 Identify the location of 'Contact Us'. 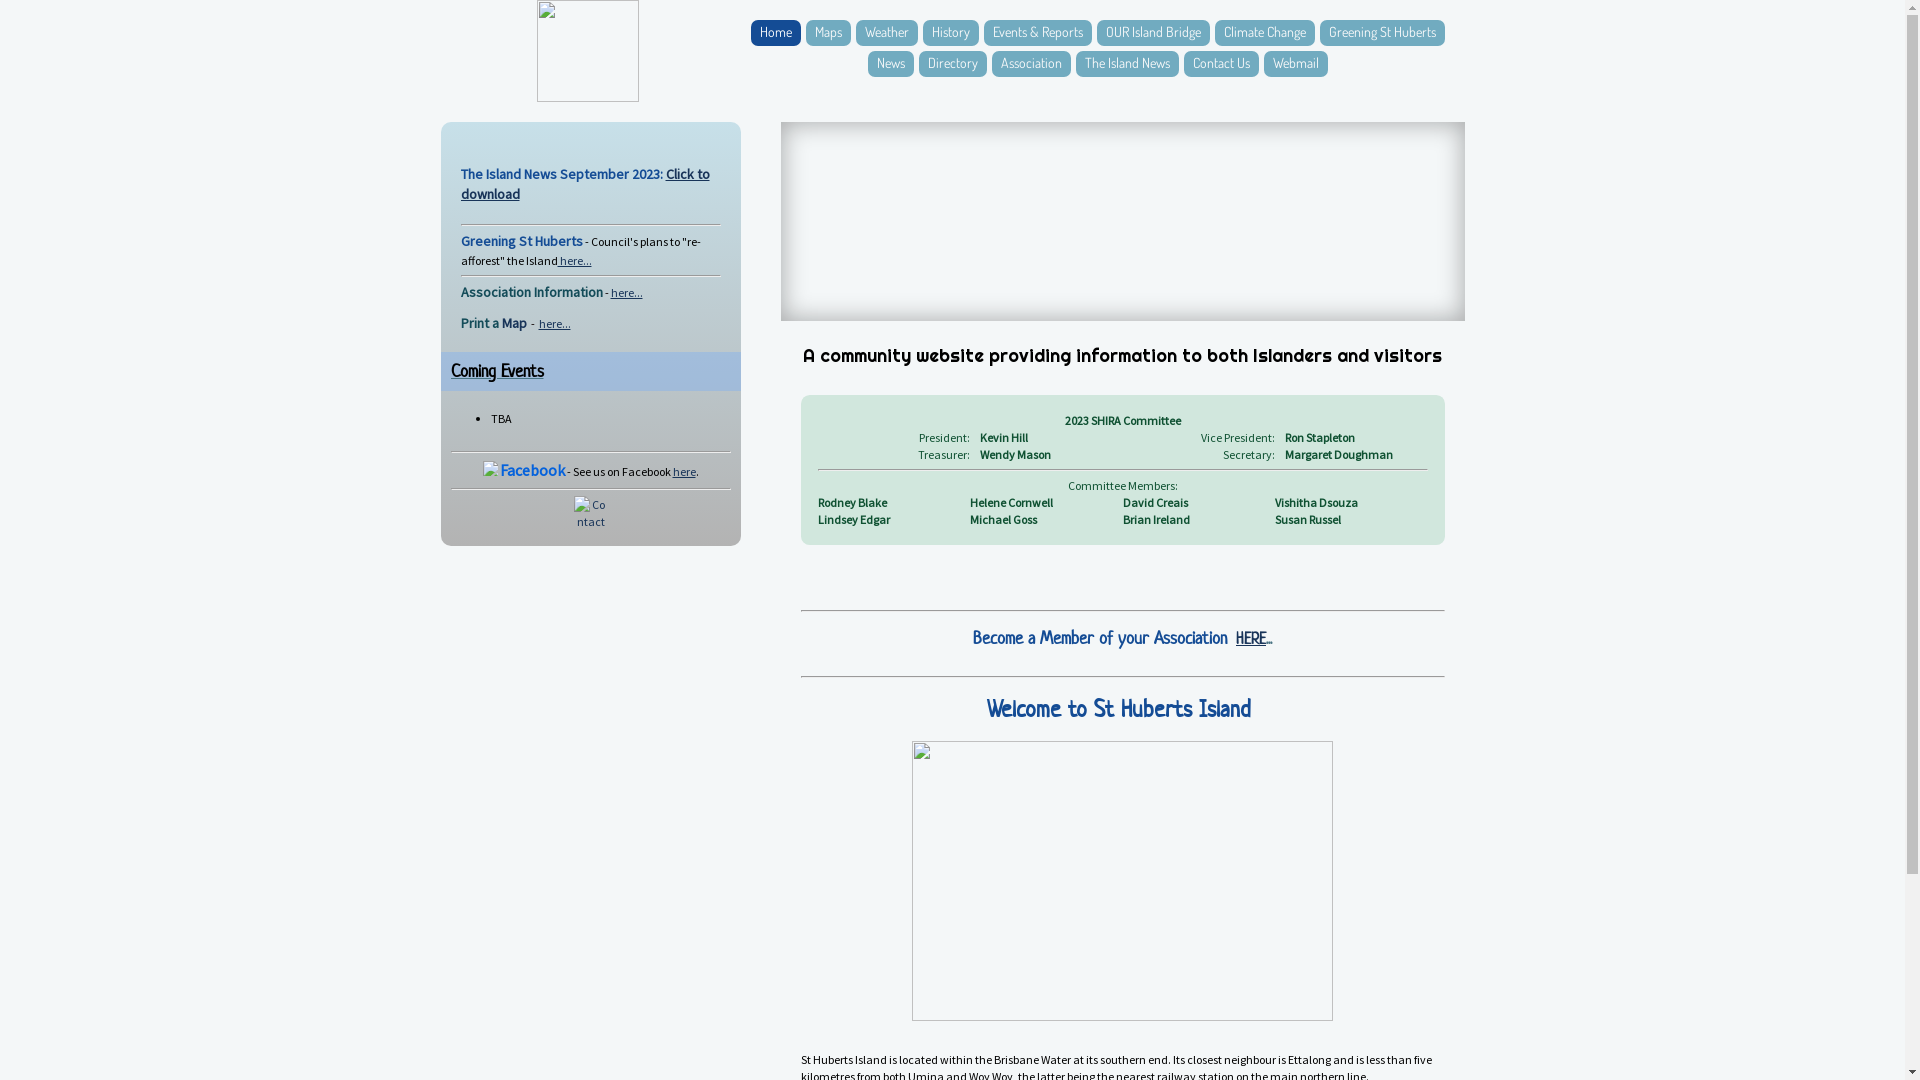
(1220, 63).